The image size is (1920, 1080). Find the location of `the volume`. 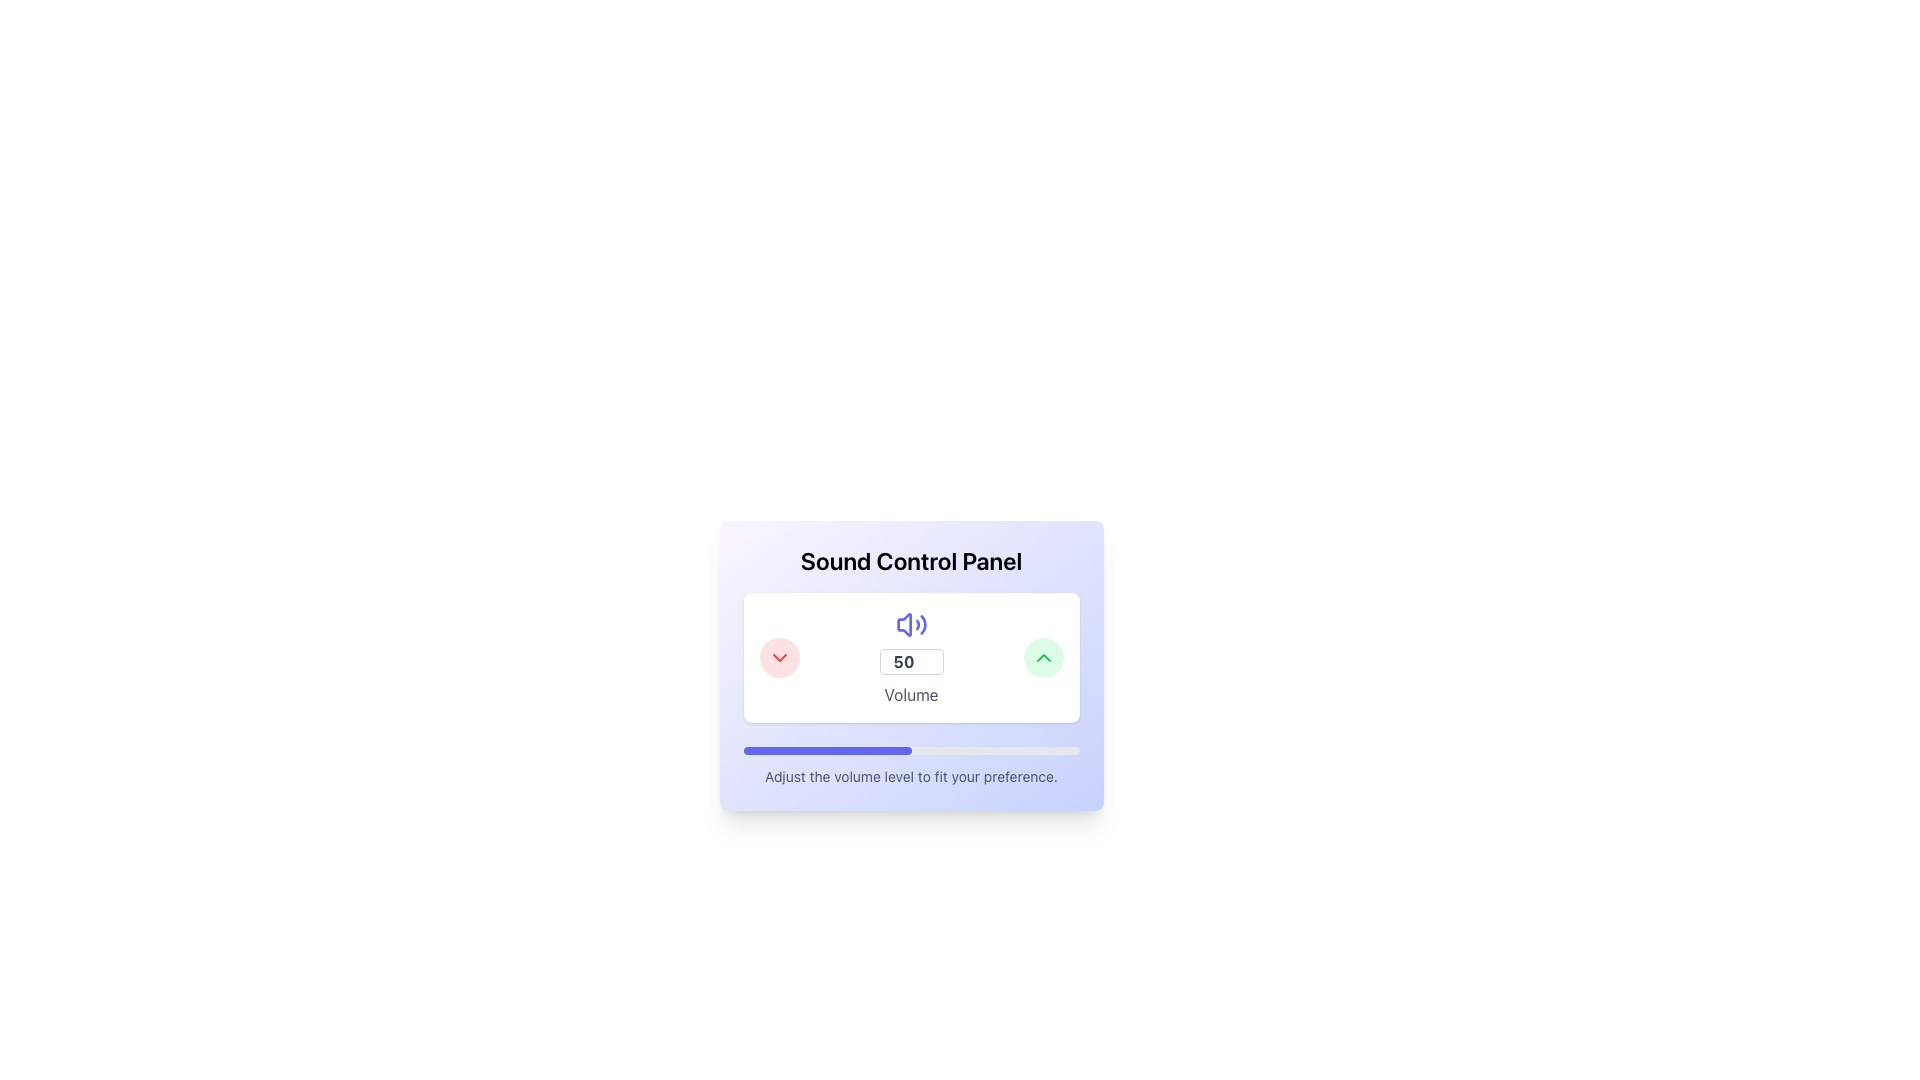

the volume is located at coordinates (877, 751).